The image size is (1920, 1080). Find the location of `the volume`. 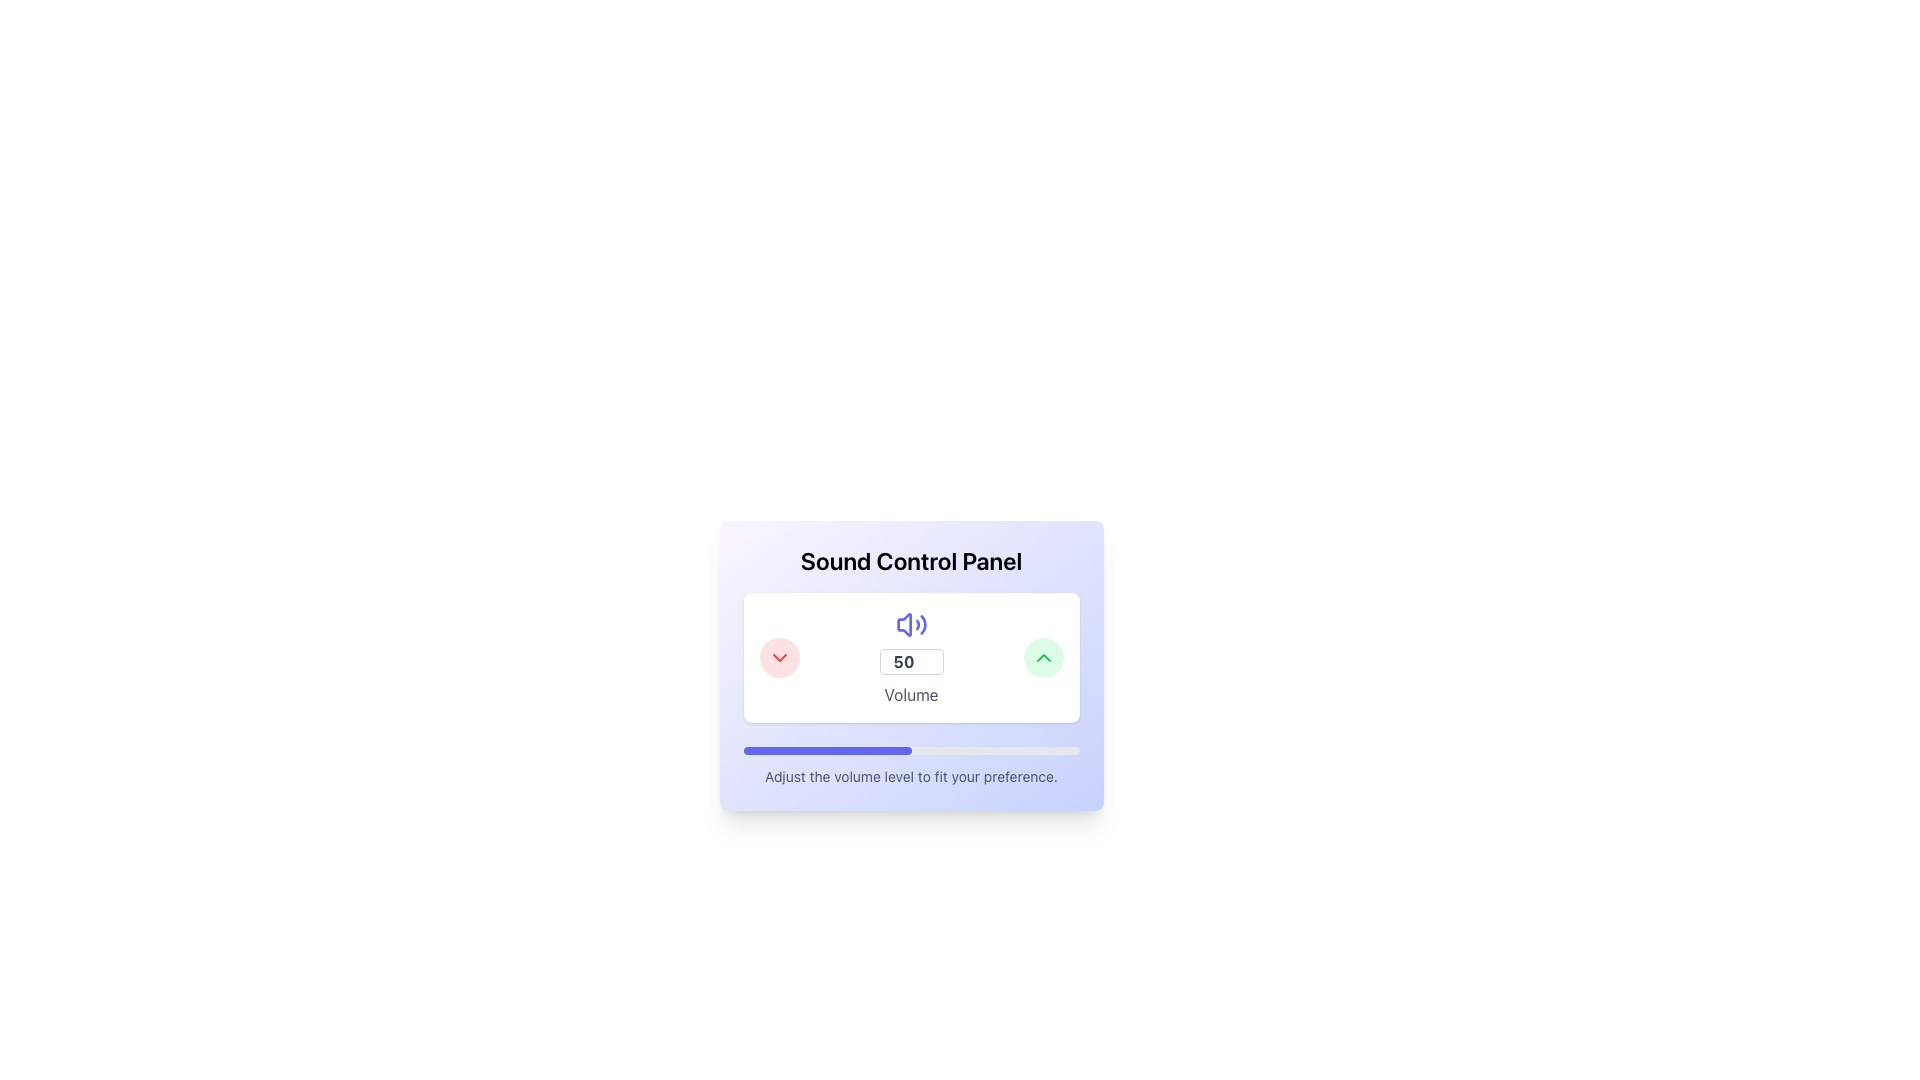

the volume is located at coordinates (877, 751).